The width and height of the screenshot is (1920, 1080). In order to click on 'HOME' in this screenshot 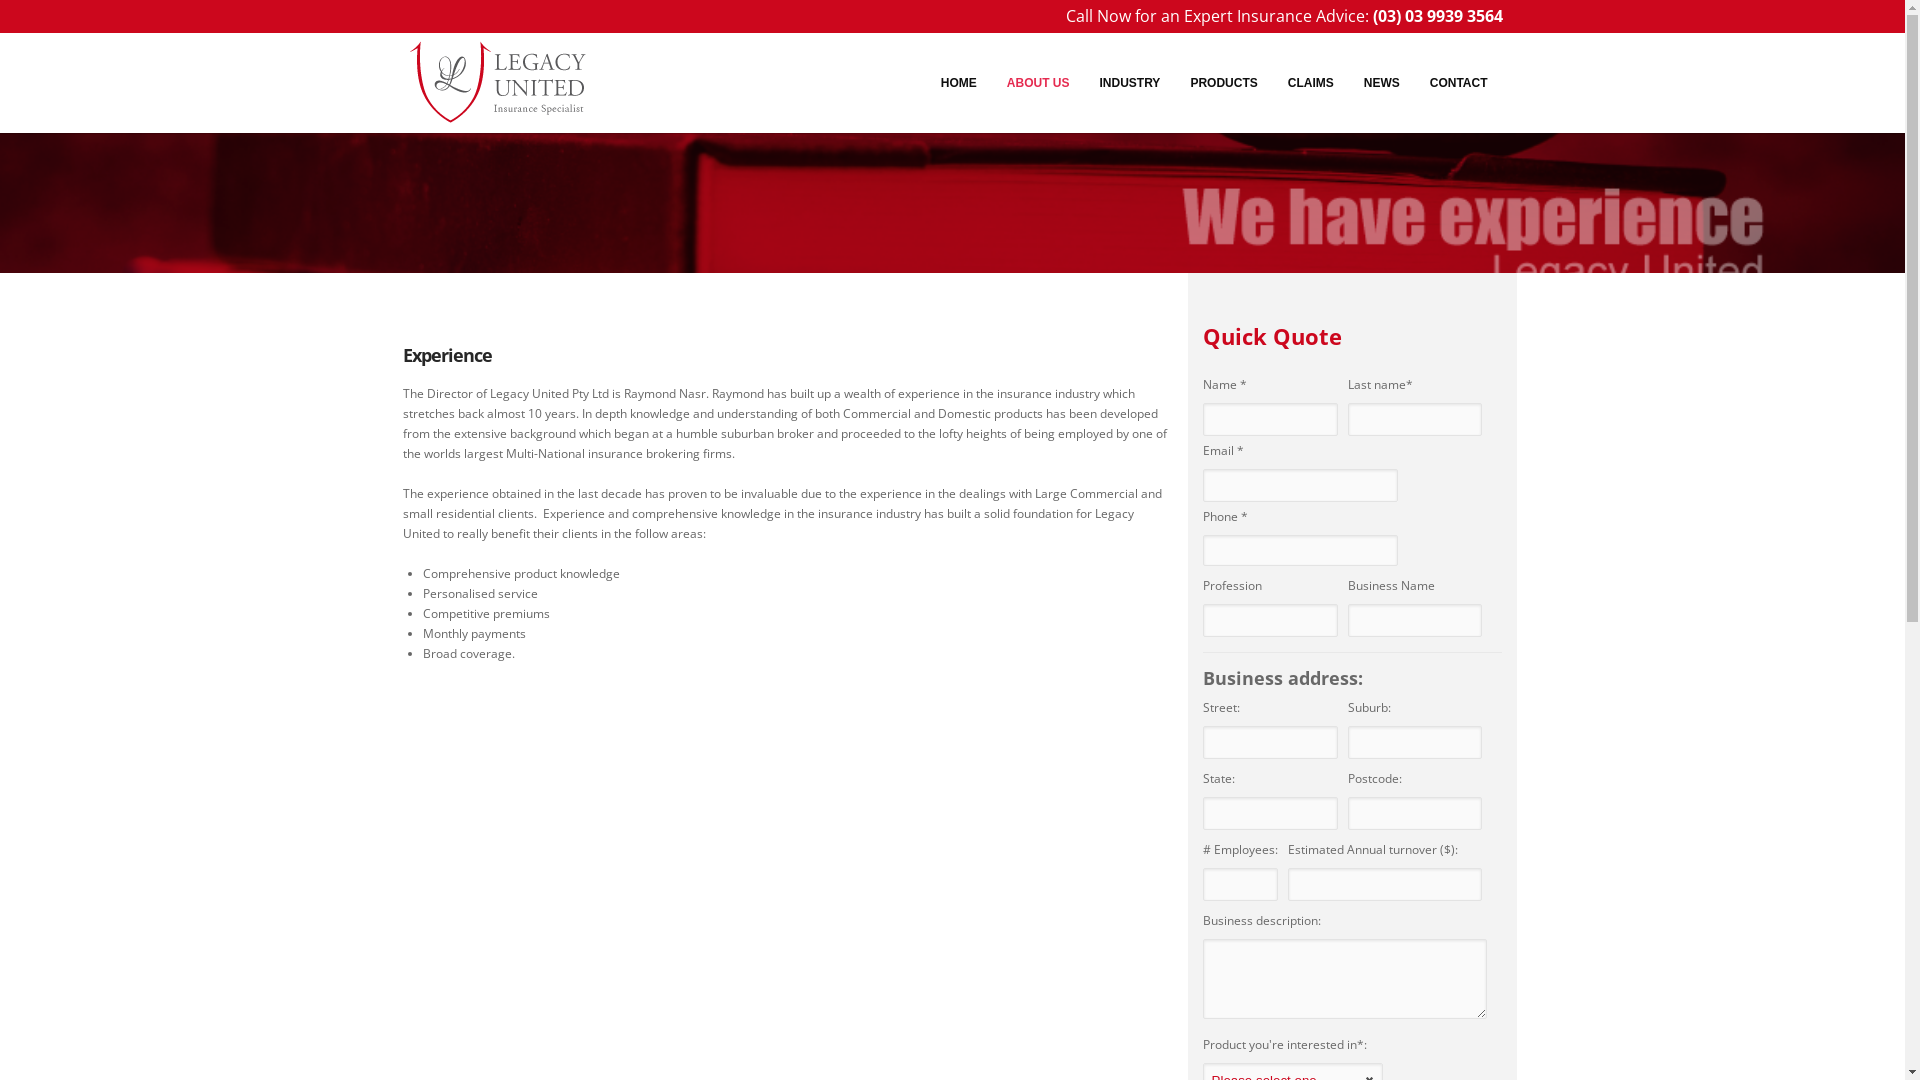, I will do `click(958, 82)`.